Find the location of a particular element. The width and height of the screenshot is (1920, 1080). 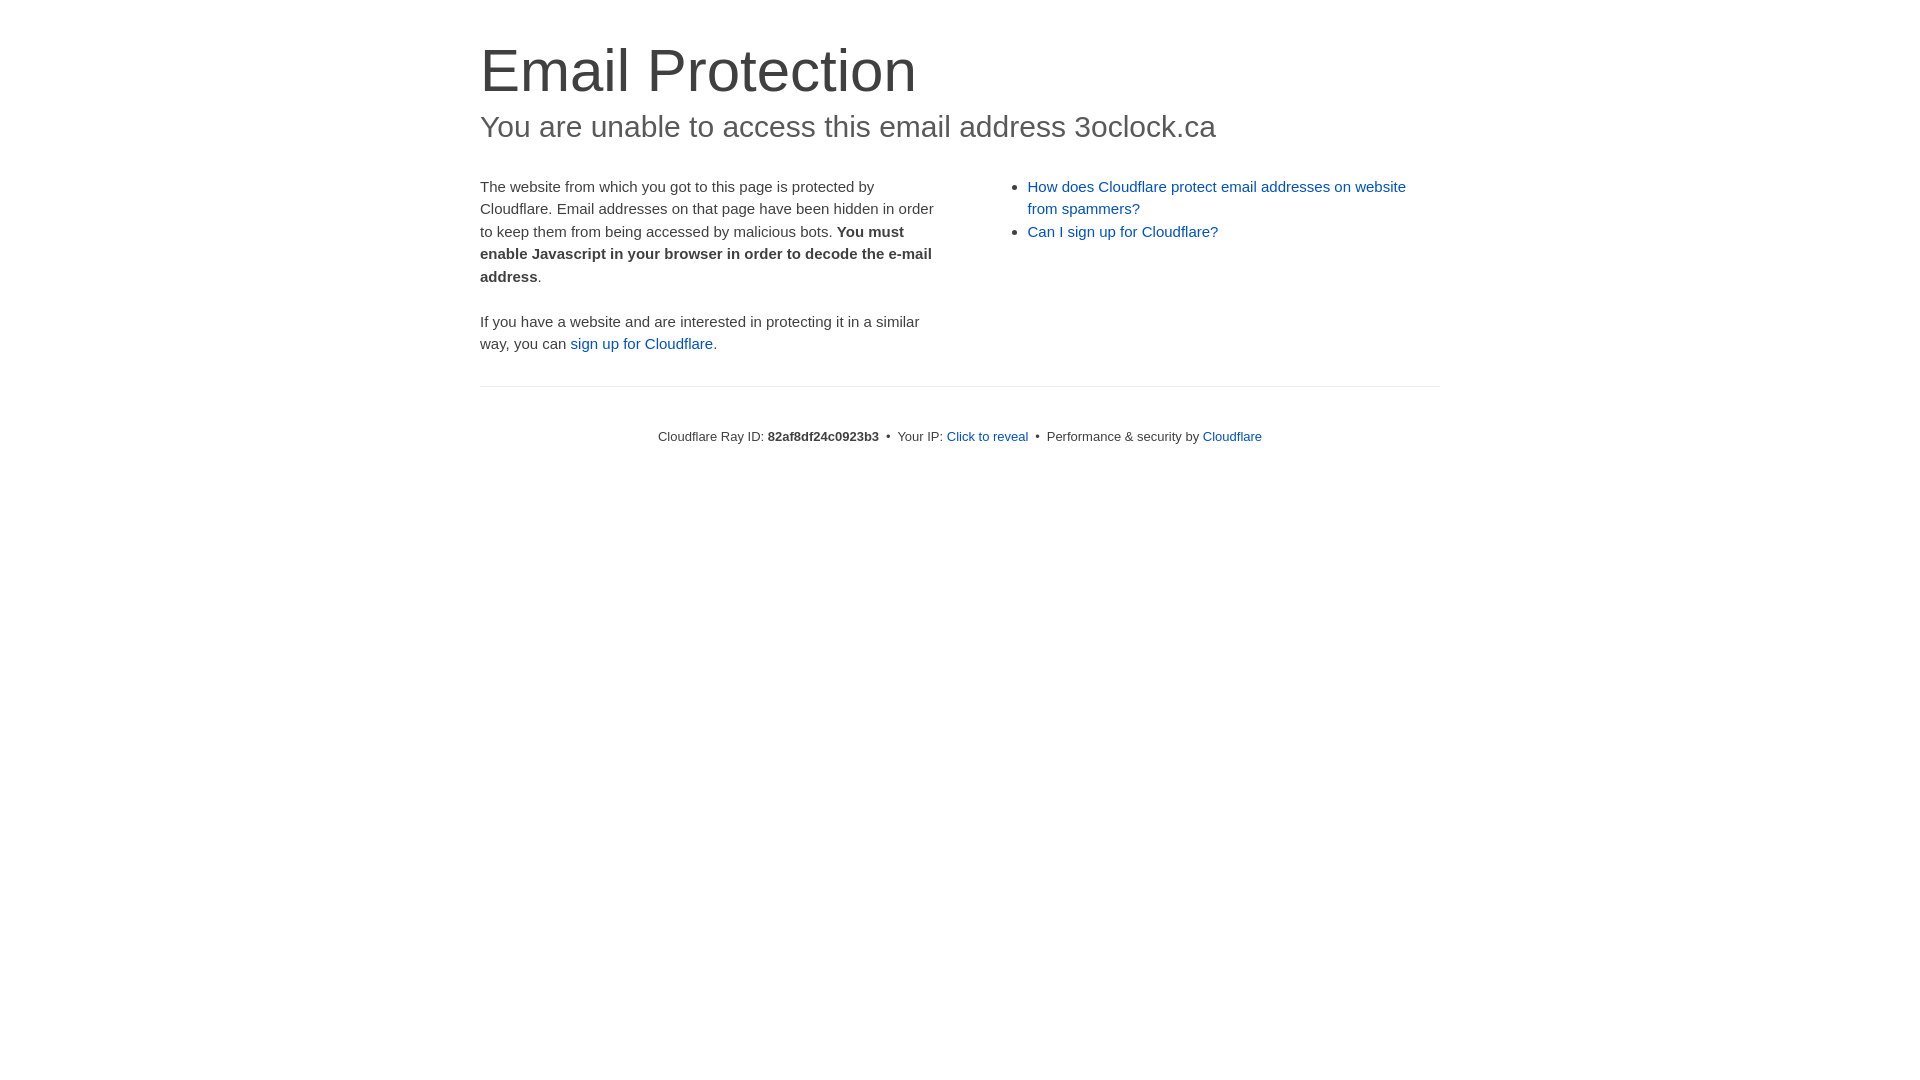

'Cloudflare' is located at coordinates (1231, 435).